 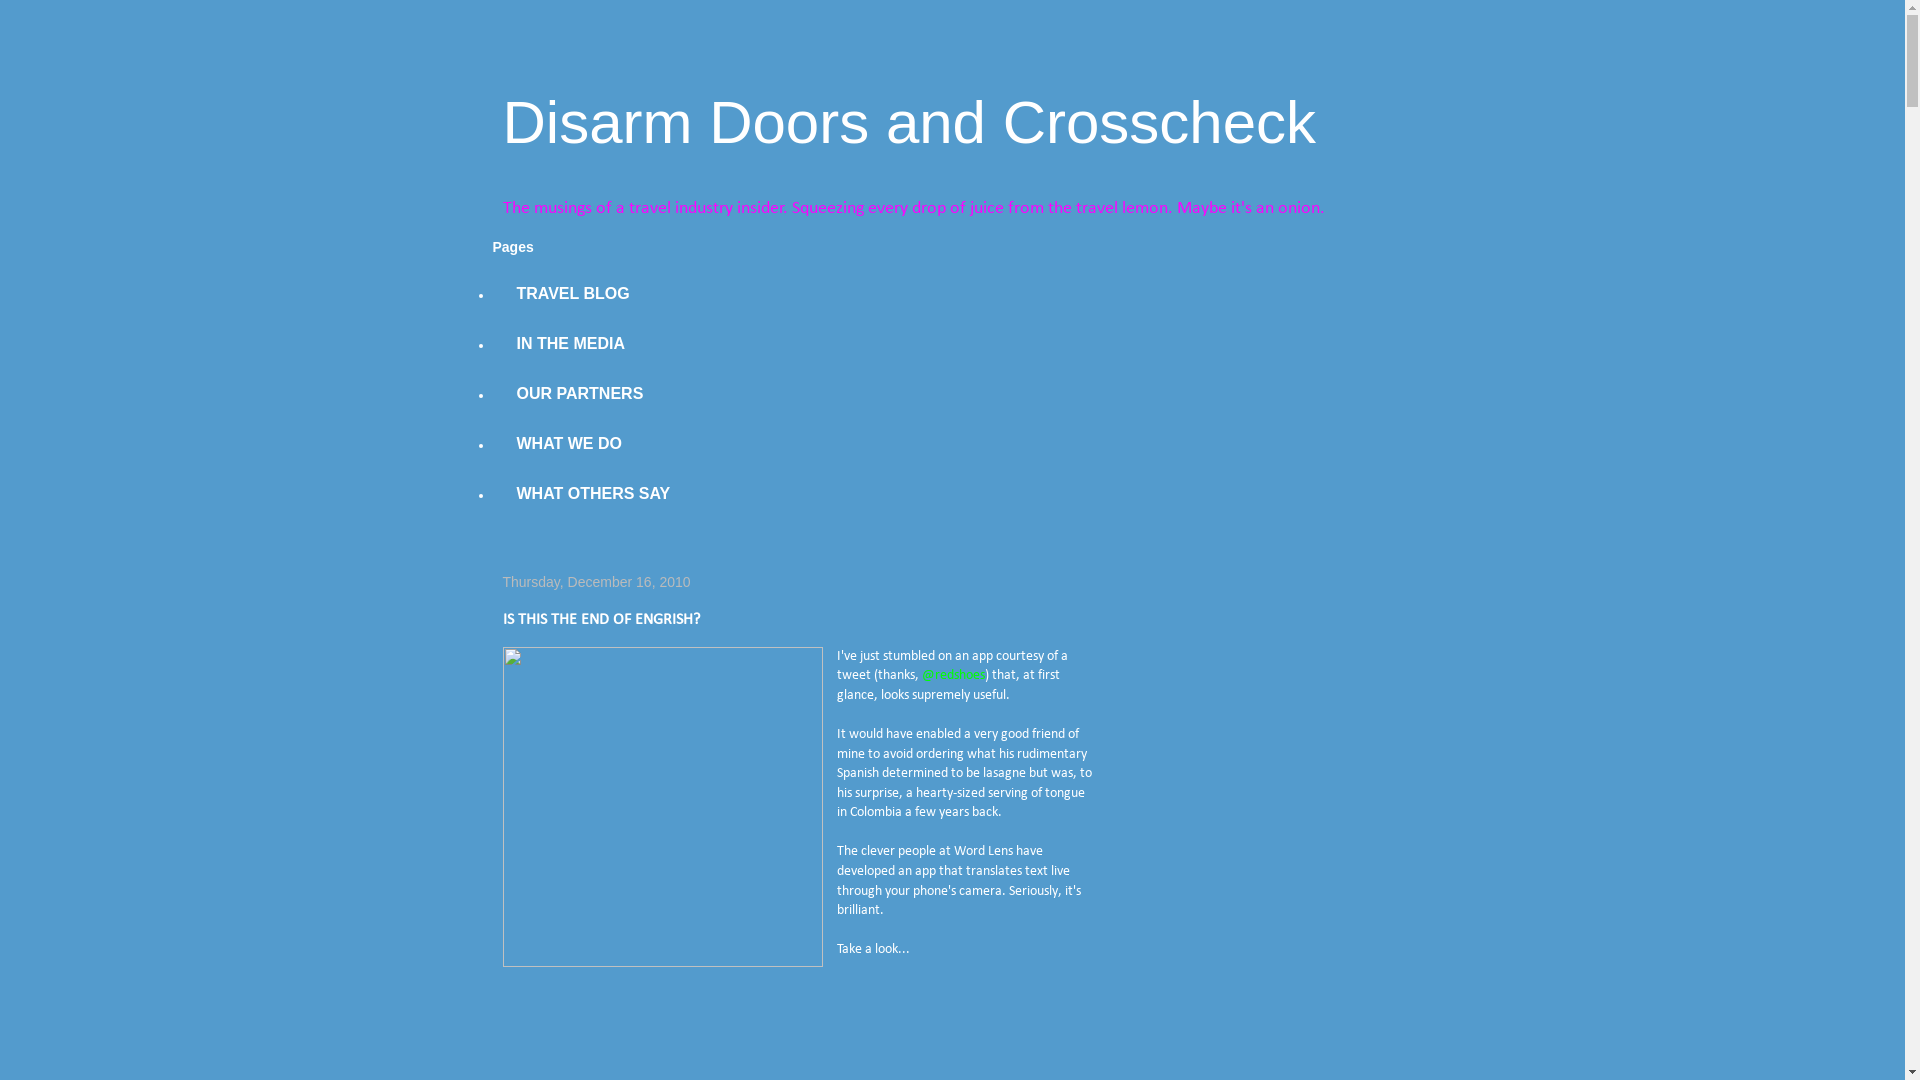 I want to click on 'WHAT WE DO', so click(x=567, y=442).